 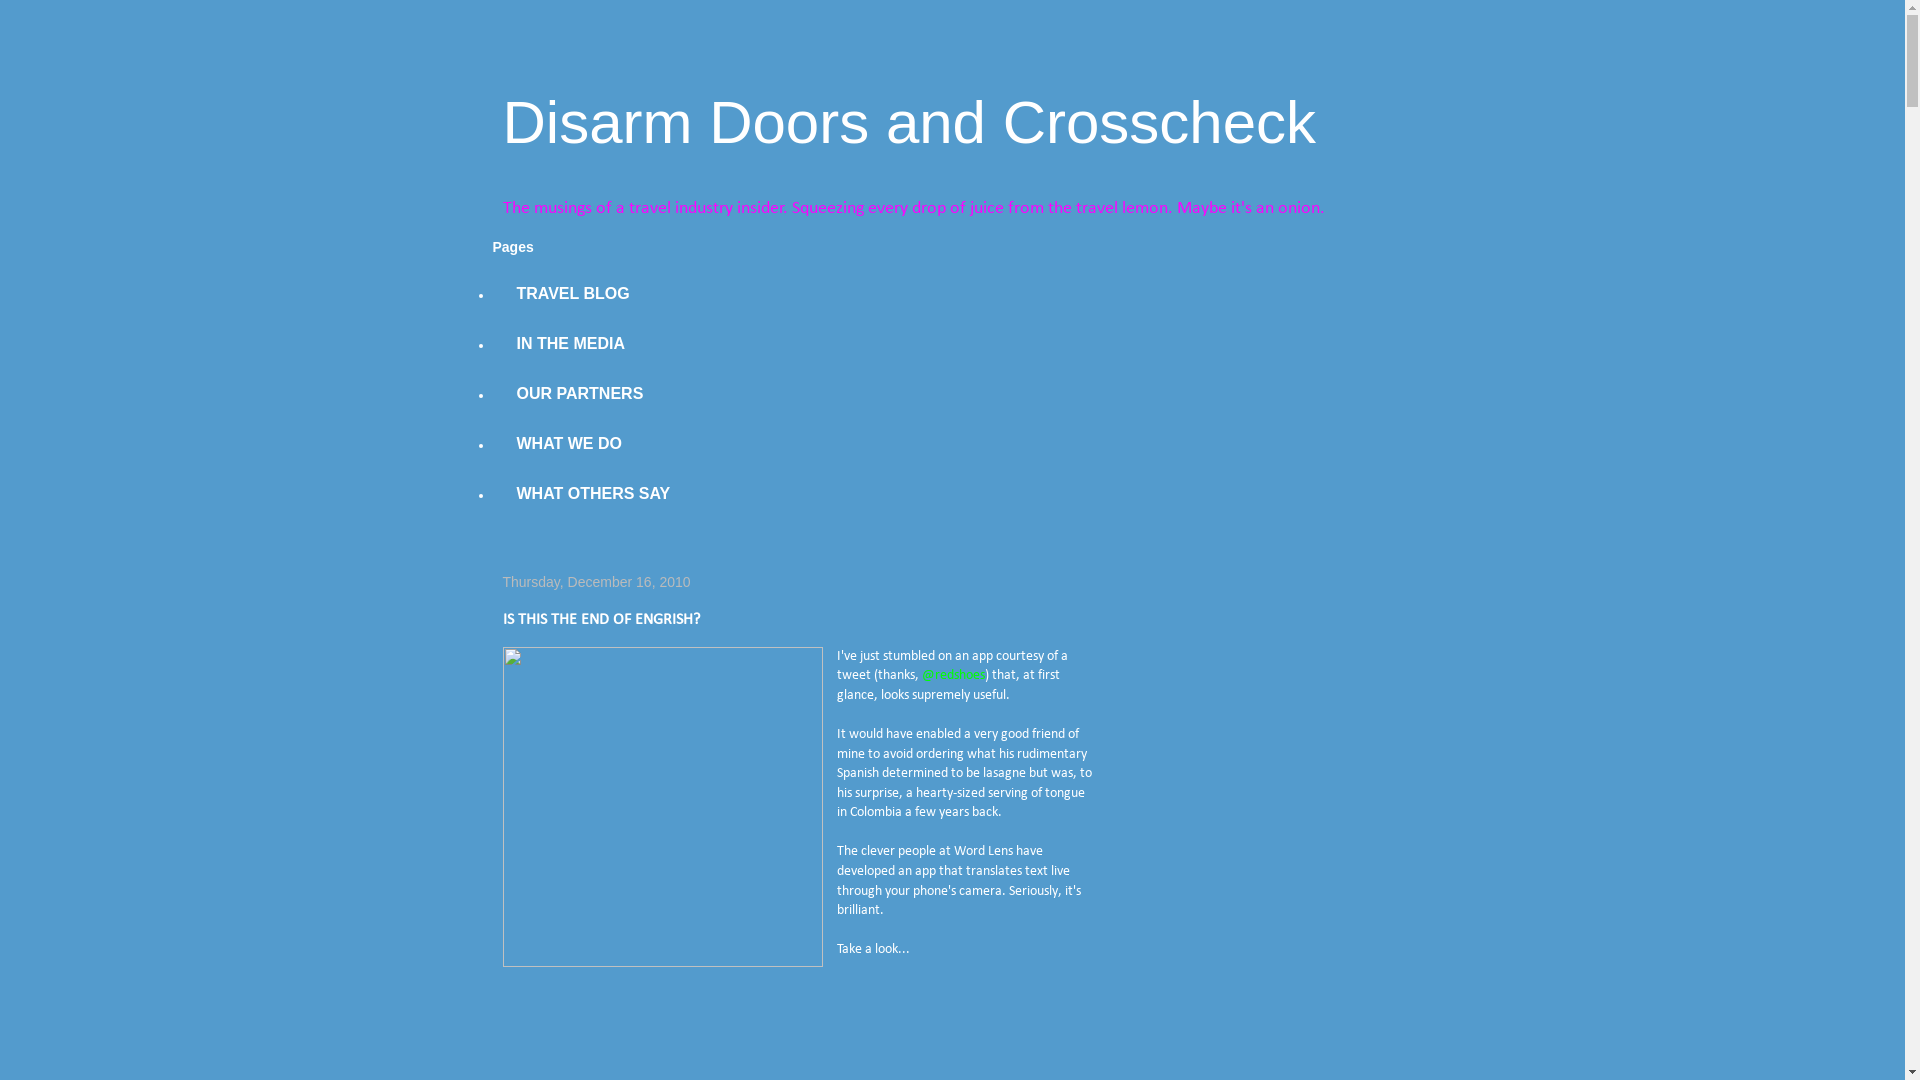 I want to click on 'WHAT WE DO', so click(x=567, y=442).